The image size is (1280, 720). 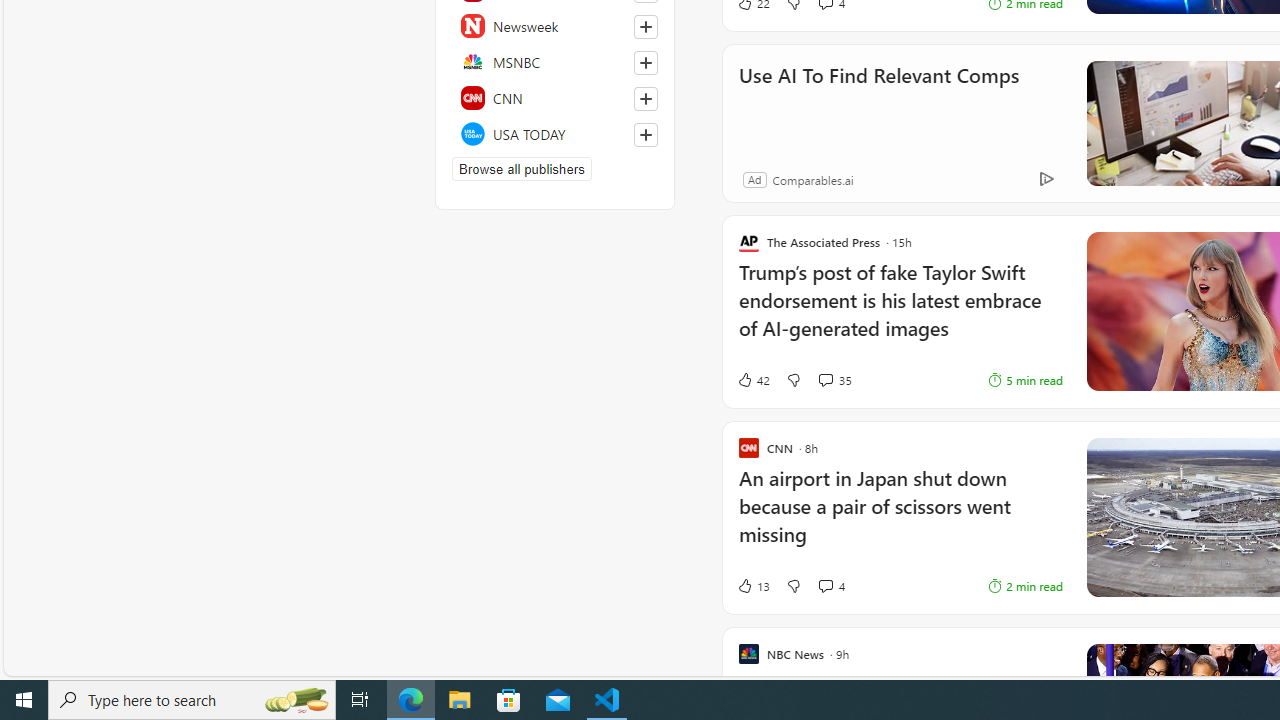 What do you see at coordinates (555, 133) in the screenshot?
I see `'USA TODAY'` at bounding box center [555, 133].